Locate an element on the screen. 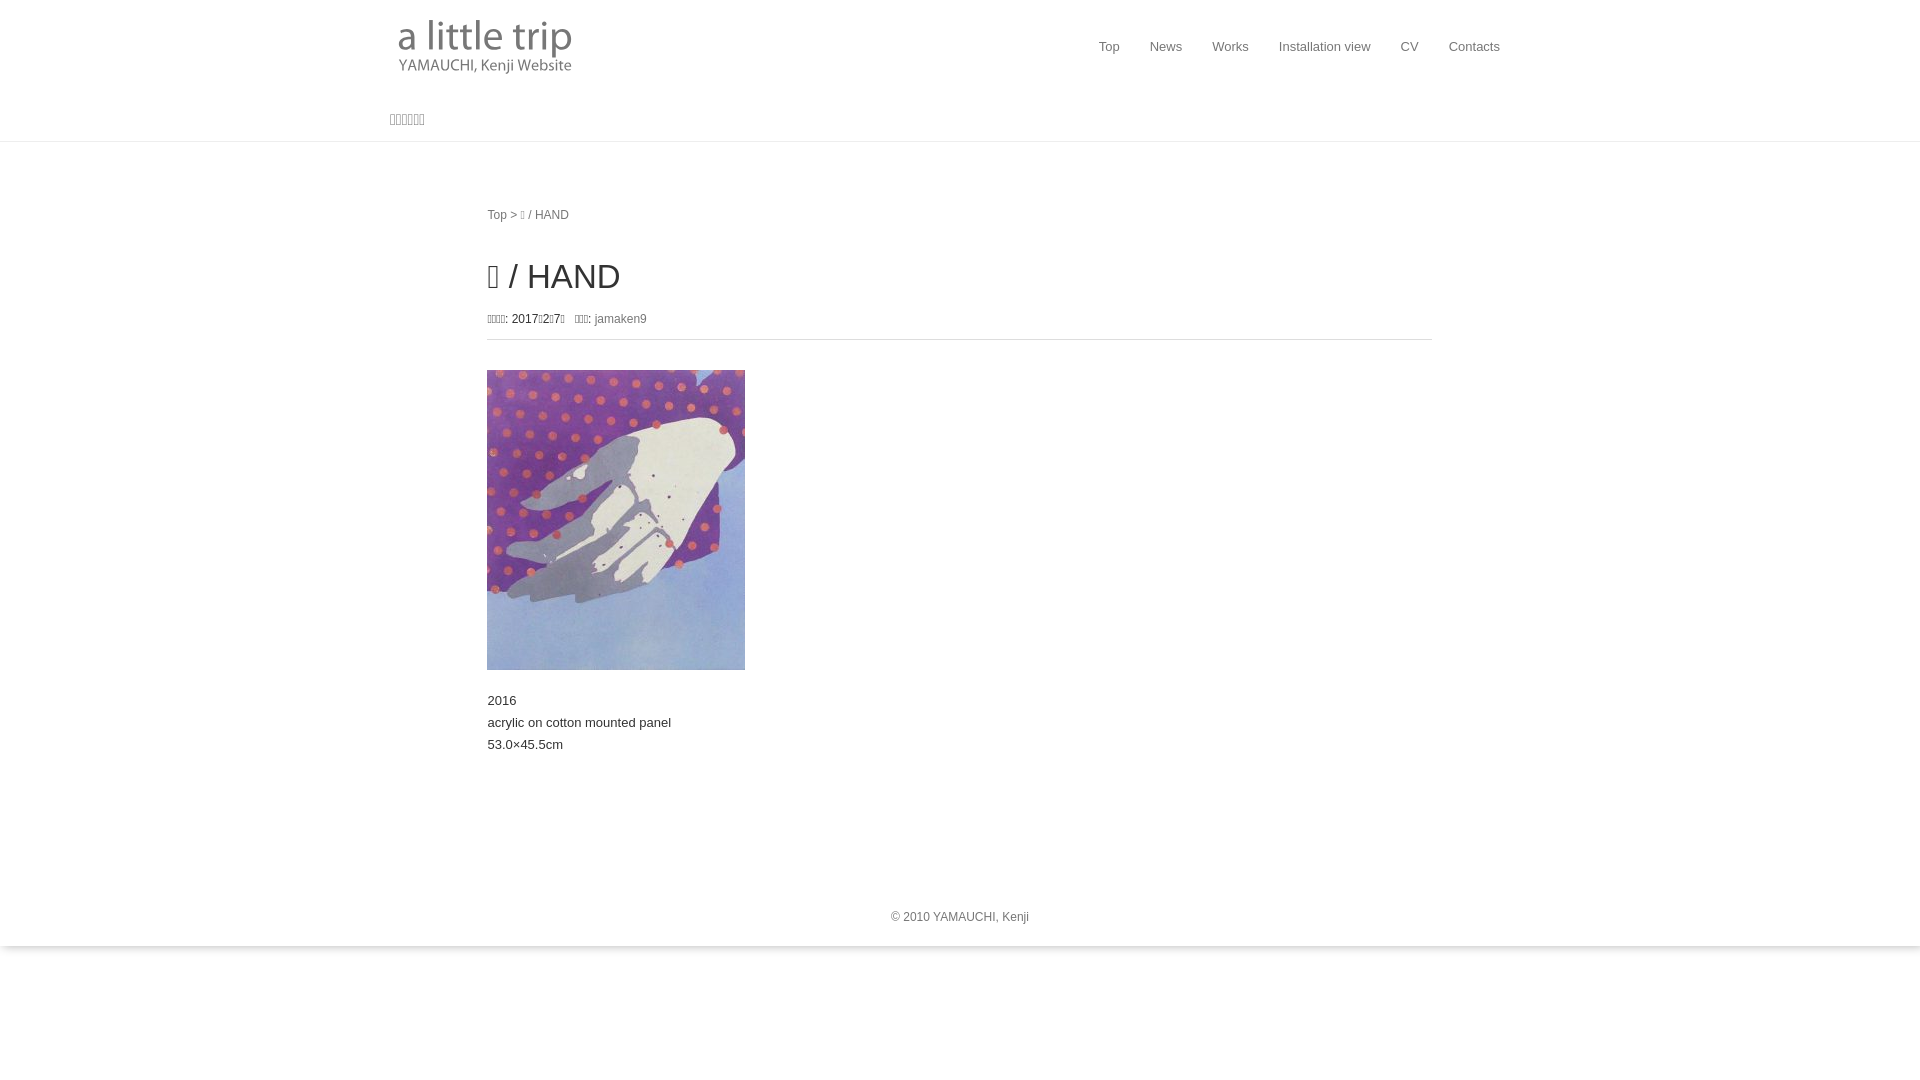 This screenshot has height=1080, width=1920. 'Top' is located at coordinates (1108, 45).